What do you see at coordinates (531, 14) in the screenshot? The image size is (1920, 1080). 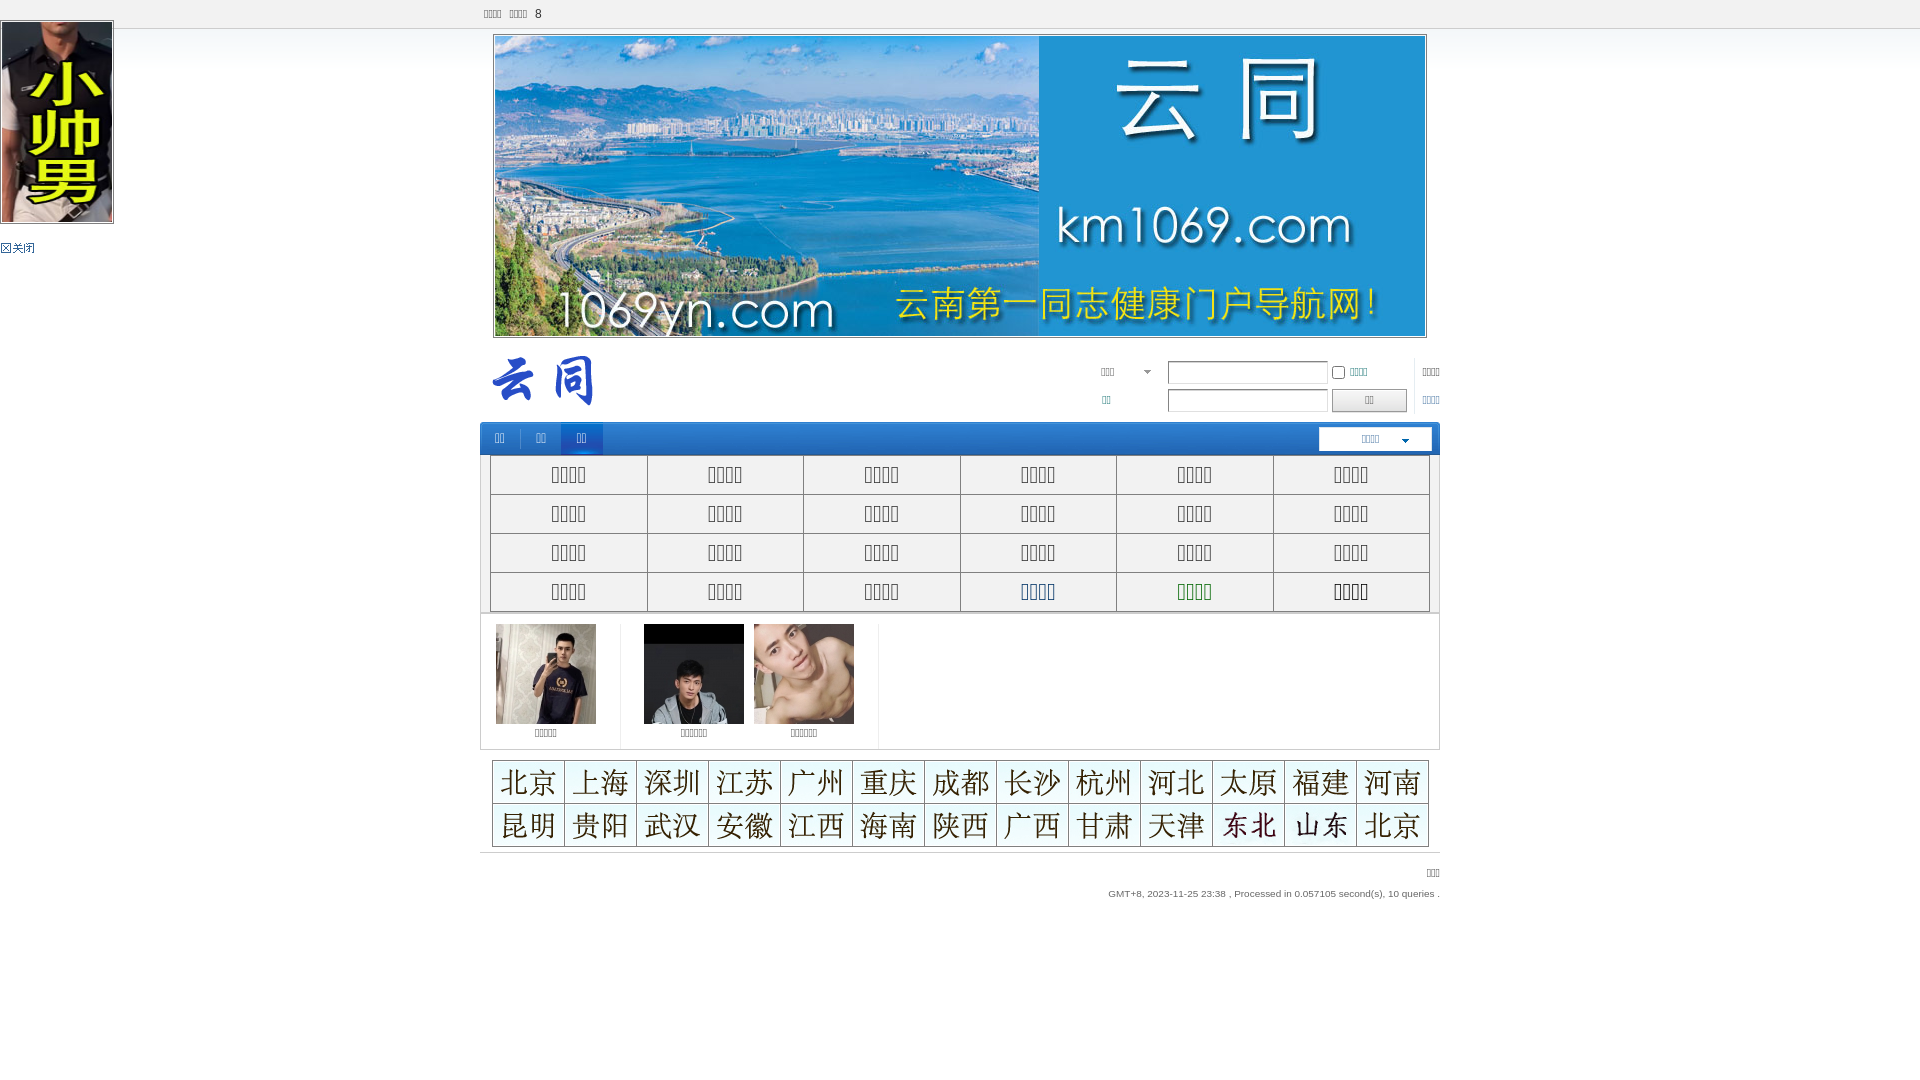 I see `'8'` at bounding box center [531, 14].